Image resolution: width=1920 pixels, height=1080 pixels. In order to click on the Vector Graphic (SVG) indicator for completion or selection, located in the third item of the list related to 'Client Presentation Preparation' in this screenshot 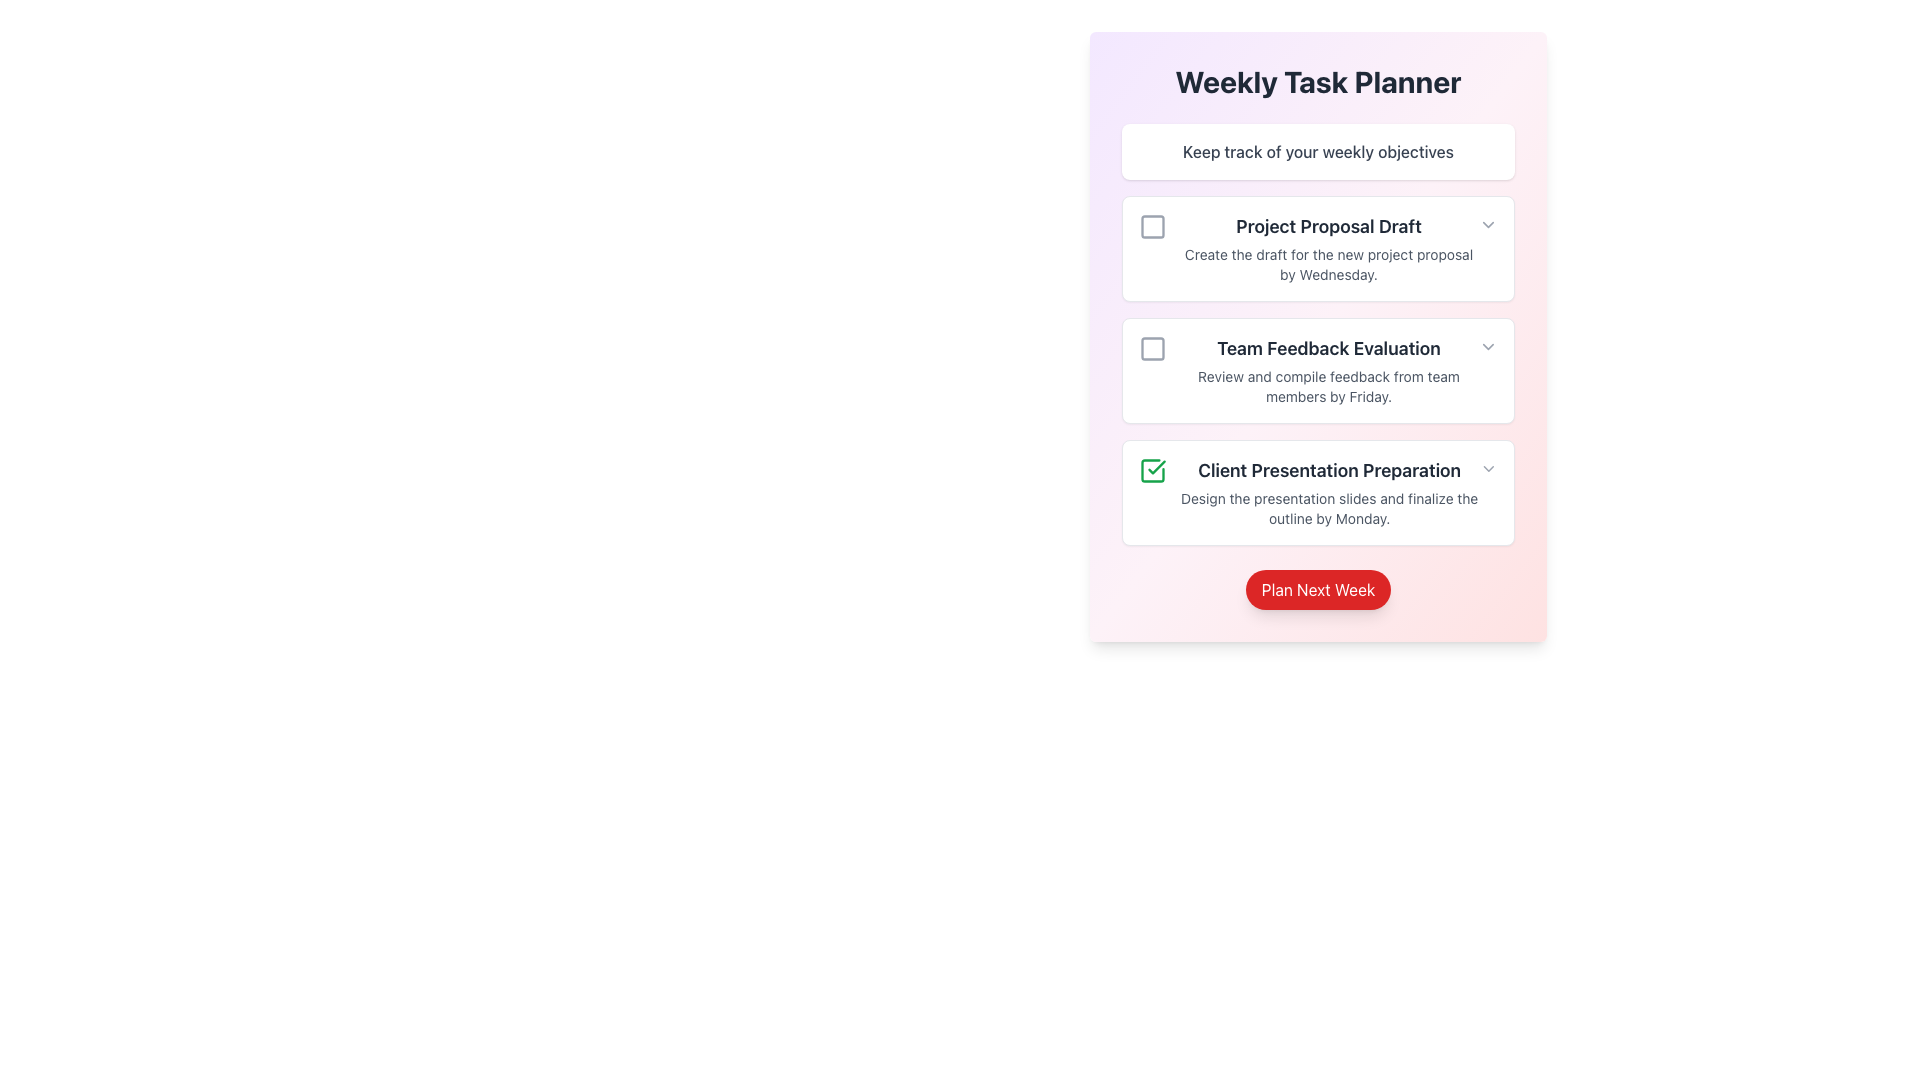, I will do `click(1156, 467)`.